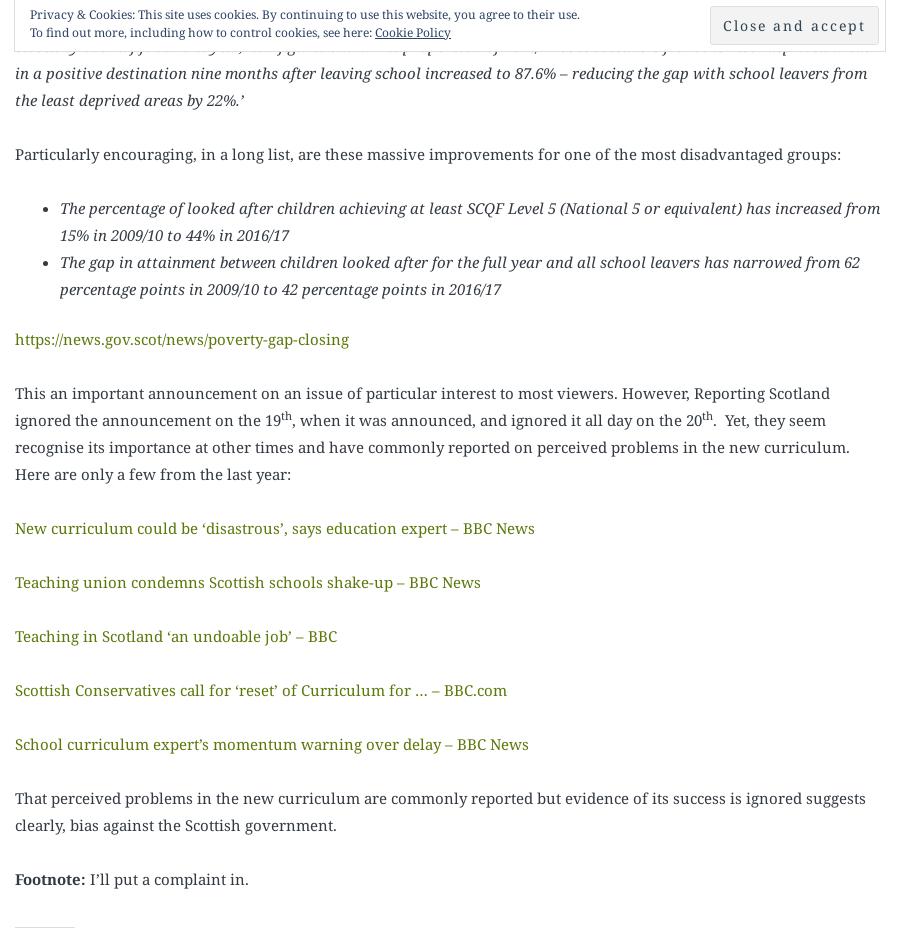 The image size is (900, 934). I want to click on 'I’ll put a complaint in.', so click(167, 876).